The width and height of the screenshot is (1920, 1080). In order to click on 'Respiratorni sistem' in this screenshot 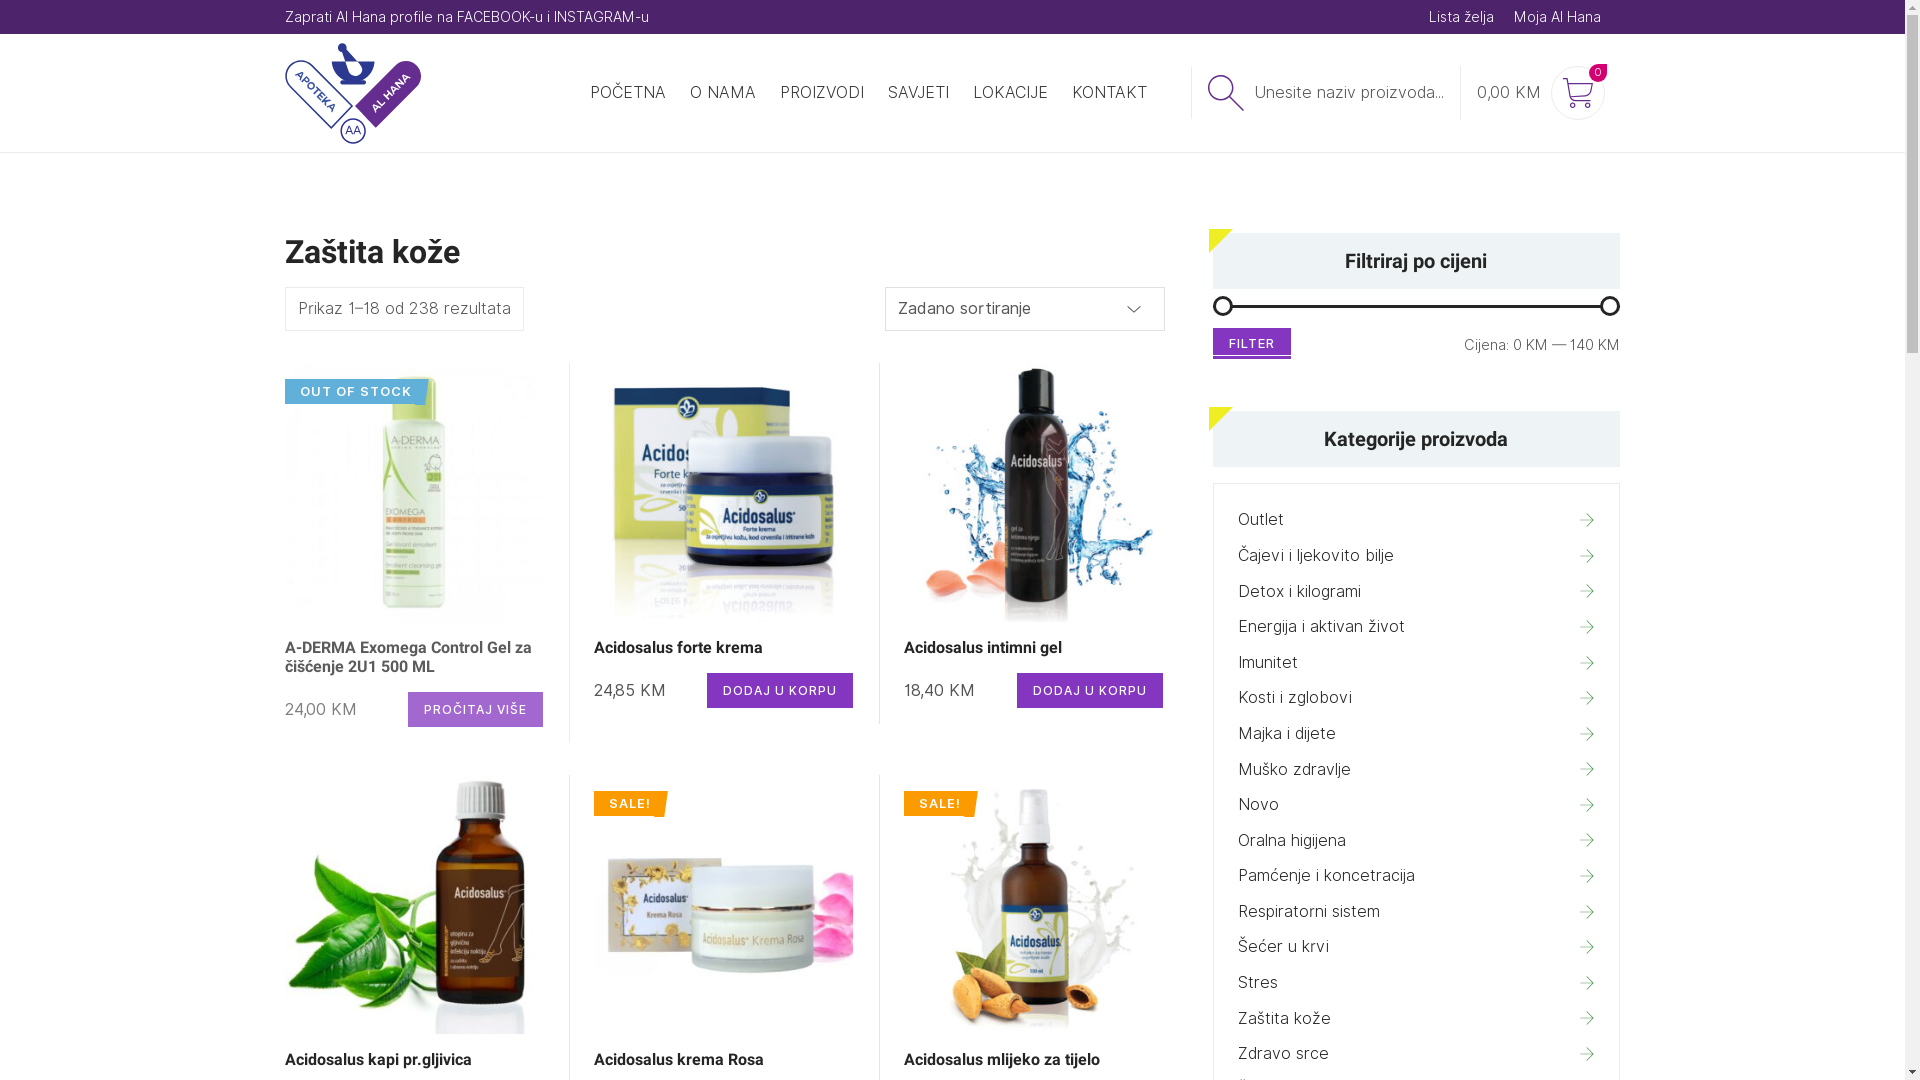, I will do `click(1415, 911)`.